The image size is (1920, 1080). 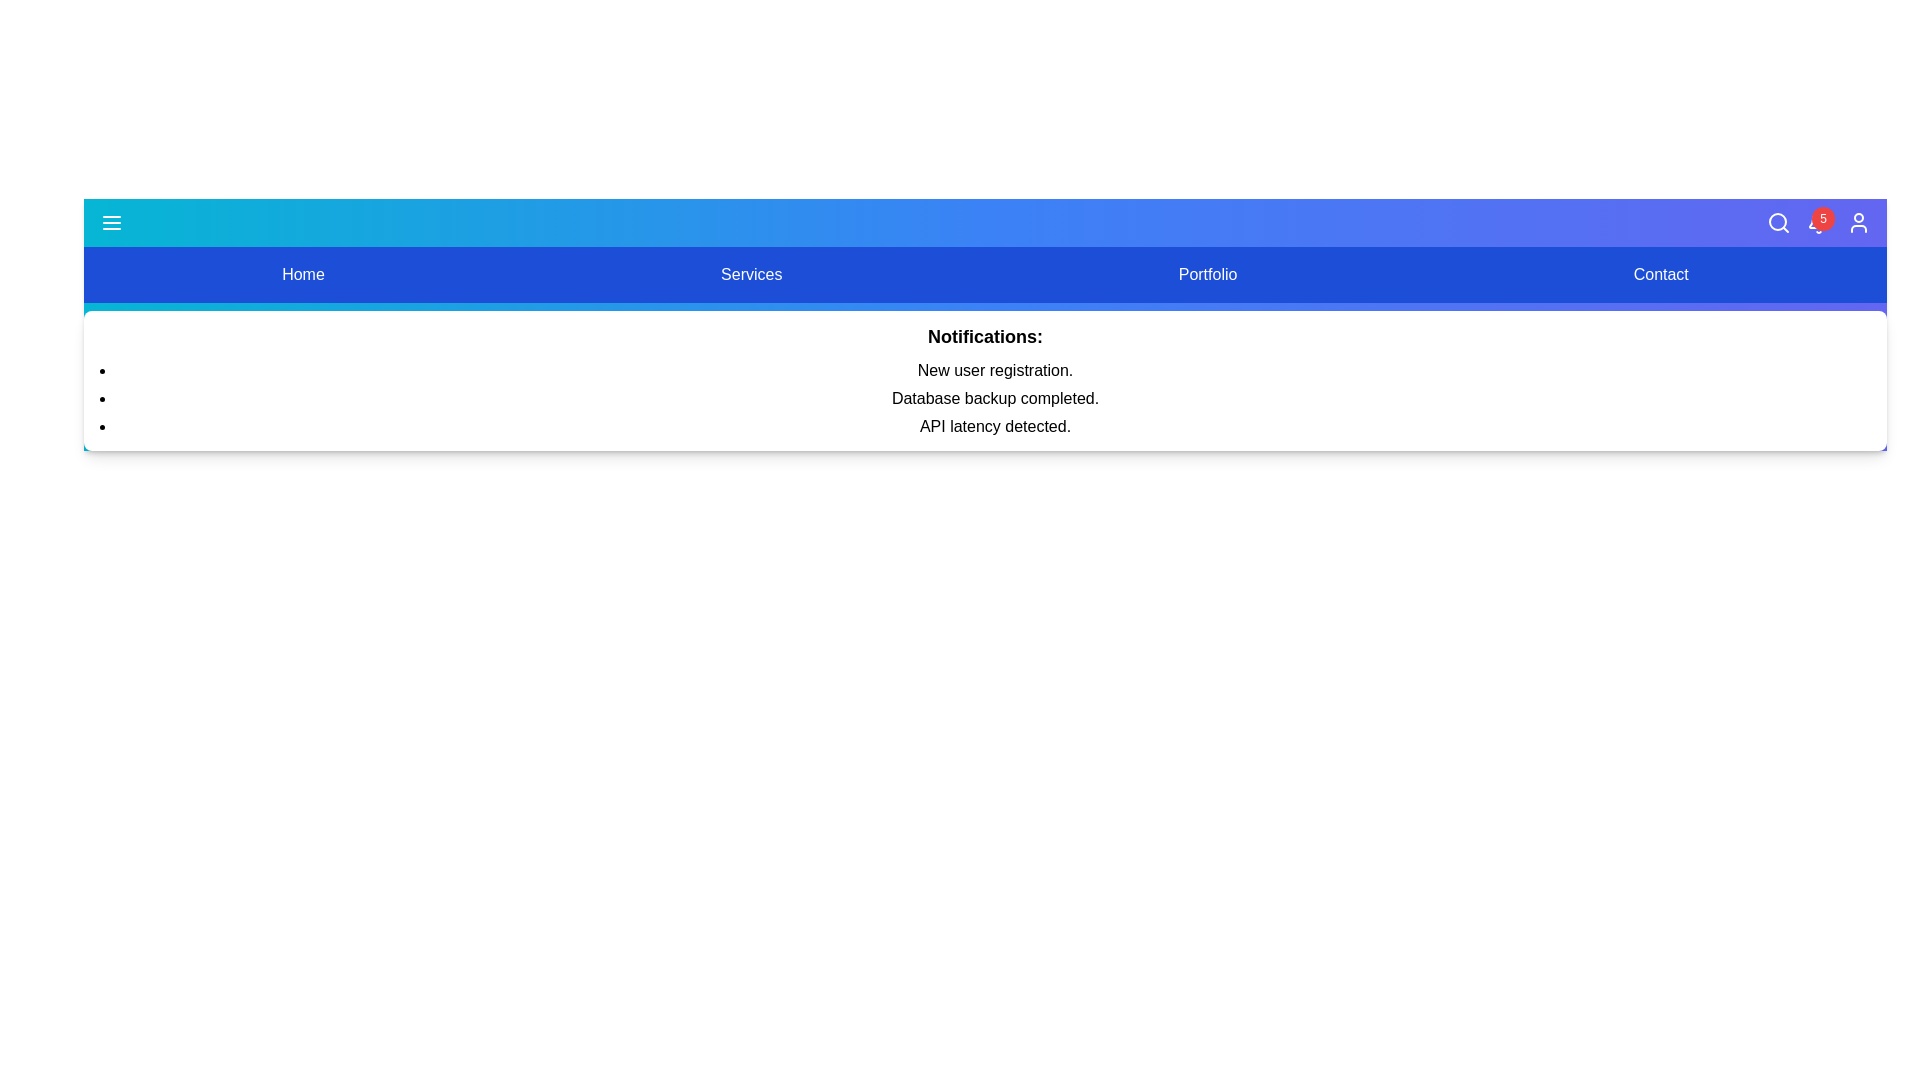 I want to click on the menu option Services by clicking on it, so click(x=749, y=274).